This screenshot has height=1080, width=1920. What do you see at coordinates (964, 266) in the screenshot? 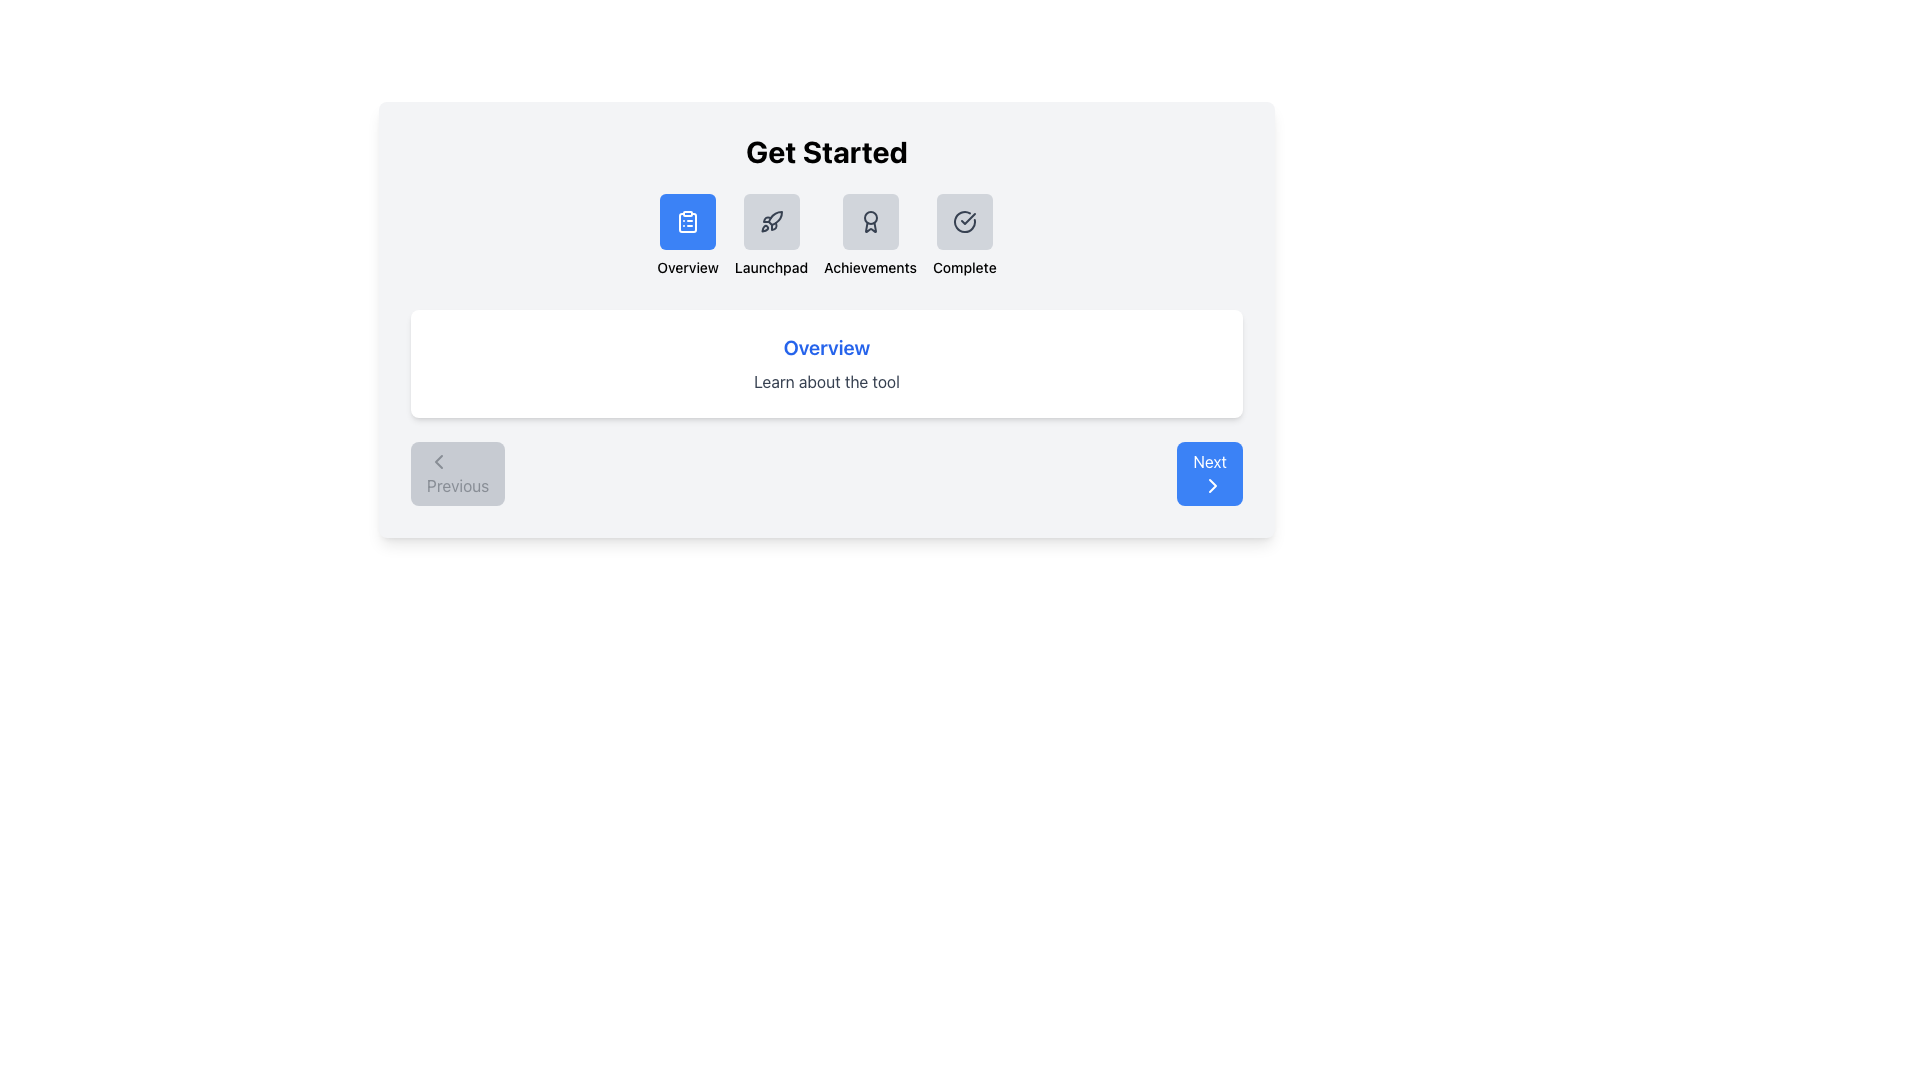
I see `the text label reading 'Complete', which is positioned beneath a checkmark icon in a modern UI design, part of the 'Get Started' section` at bounding box center [964, 266].